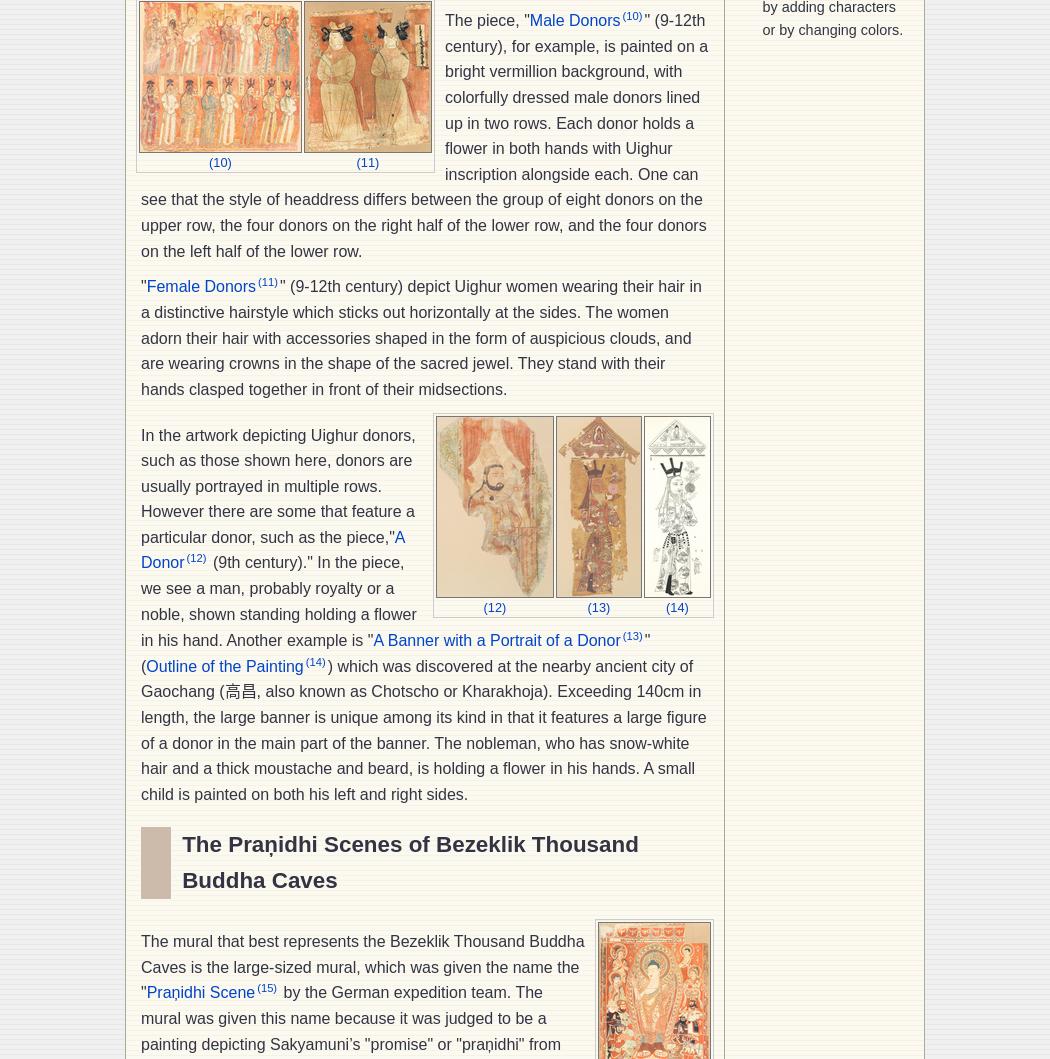 The width and height of the screenshot is (1050, 1059). I want to click on ') which was discovered at the nearby ancient city of Gaochang (高昌, also known as Chotscho or Kharakhoja). Exceeding 140cm in length, the large banner is unique among its kind in that it features a large figure of a donor in the main part of the banner. The nobleman, who has snow-white hair and a thick moustache and beard, is holding a flower in his hands. A small child is painted on both his left and right sides.', so click(140, 729).